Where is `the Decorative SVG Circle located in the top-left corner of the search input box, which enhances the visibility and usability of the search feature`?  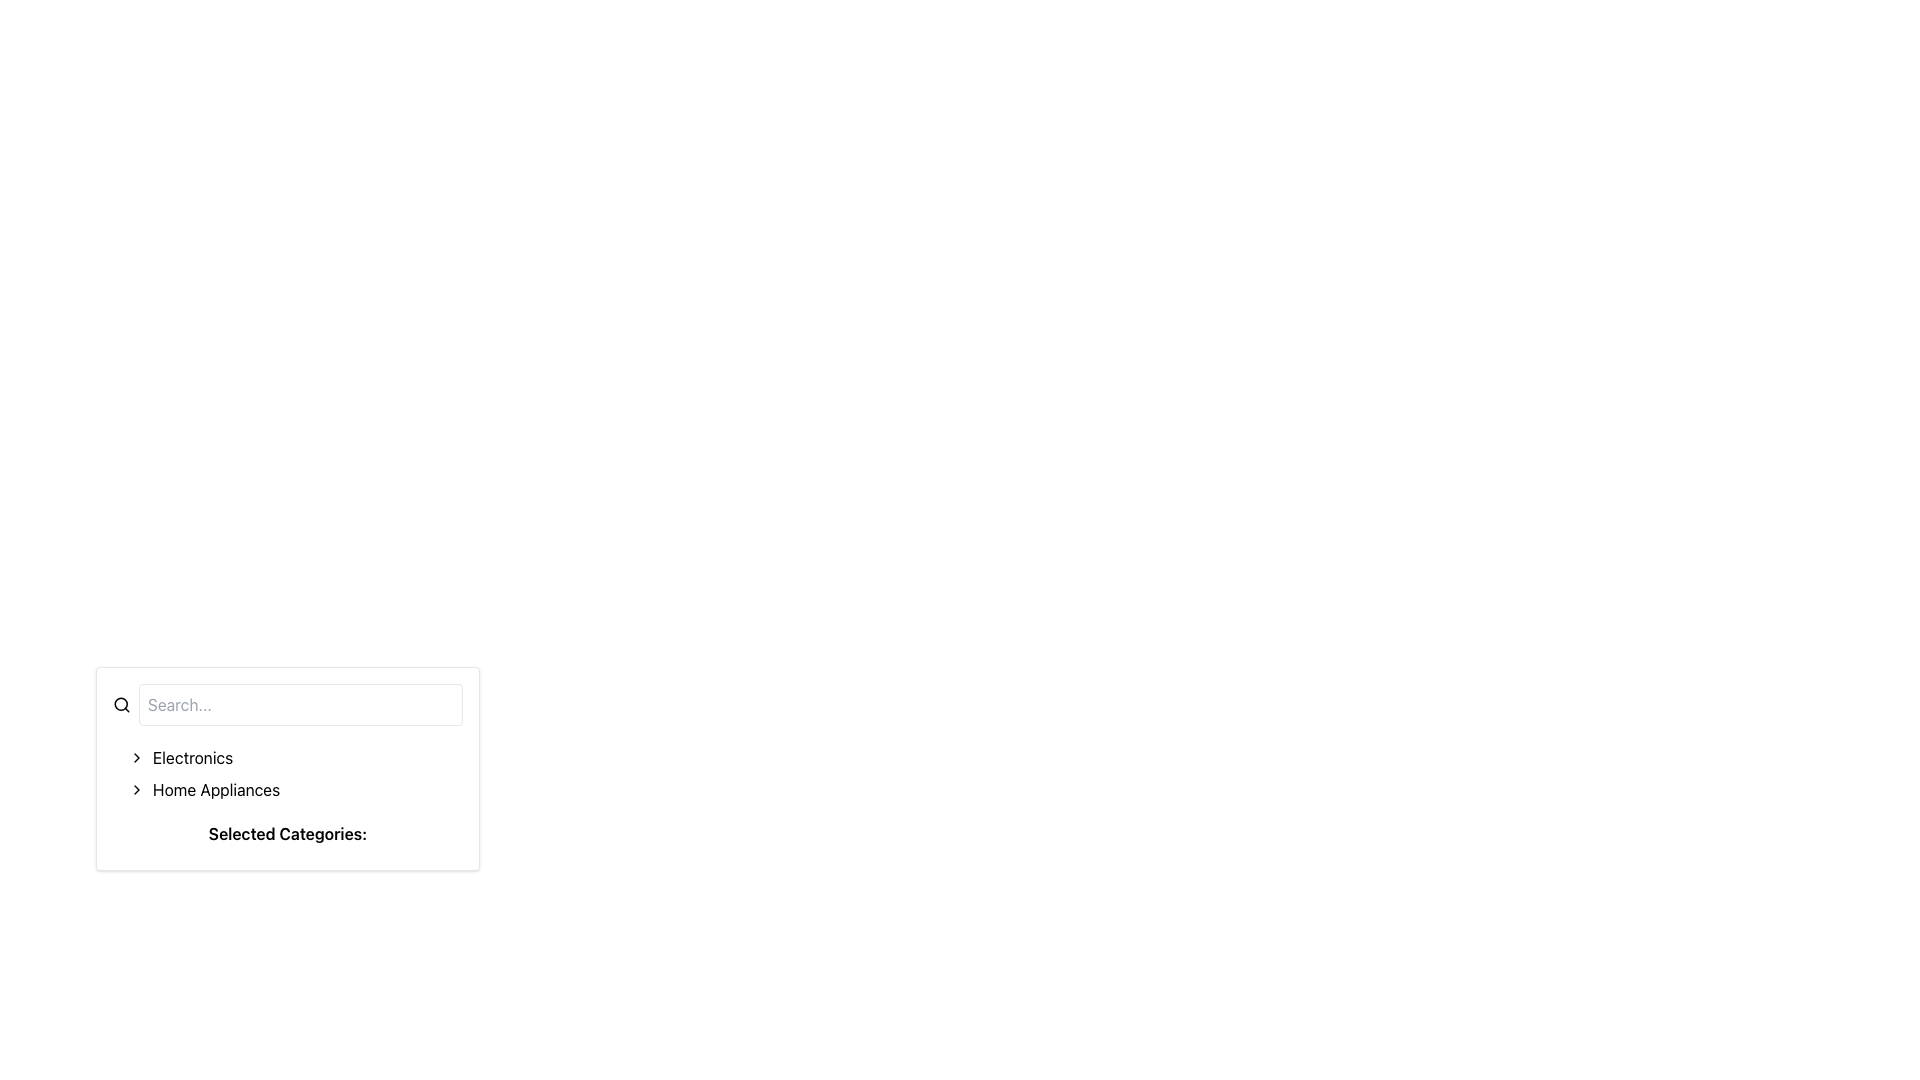
the Decorative SVG Circle located in the top-left corner of the search input box, which enhances the visibility and usability of the search feature is located at coordinates (120, 703).